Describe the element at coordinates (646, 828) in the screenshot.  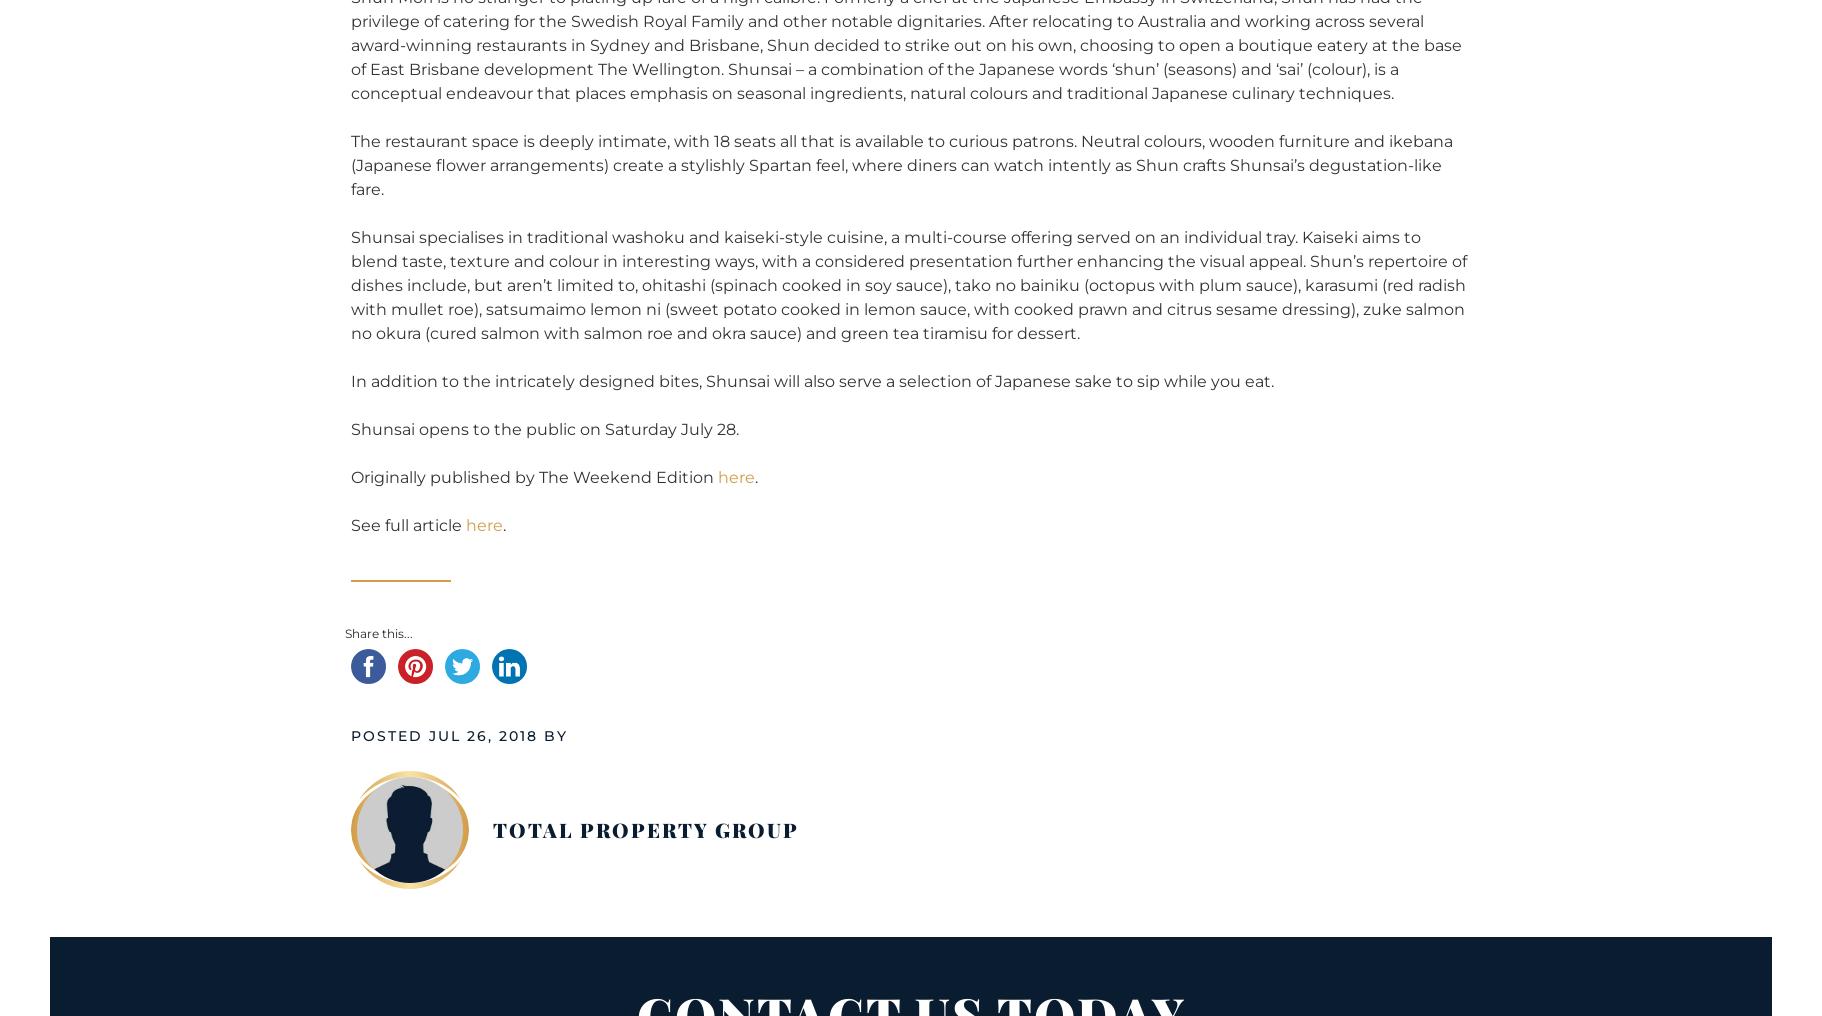
I see `'TOTAL Property Group'` at that location.